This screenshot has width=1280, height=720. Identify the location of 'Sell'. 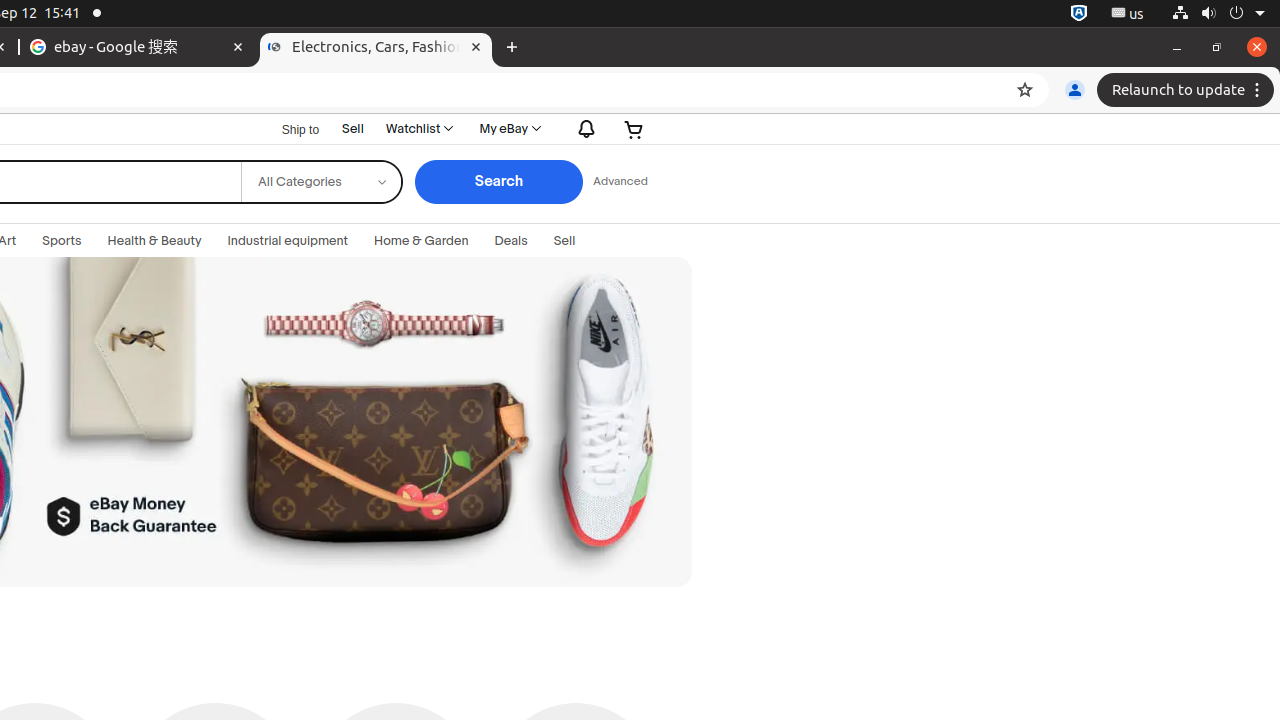
(353, 128).